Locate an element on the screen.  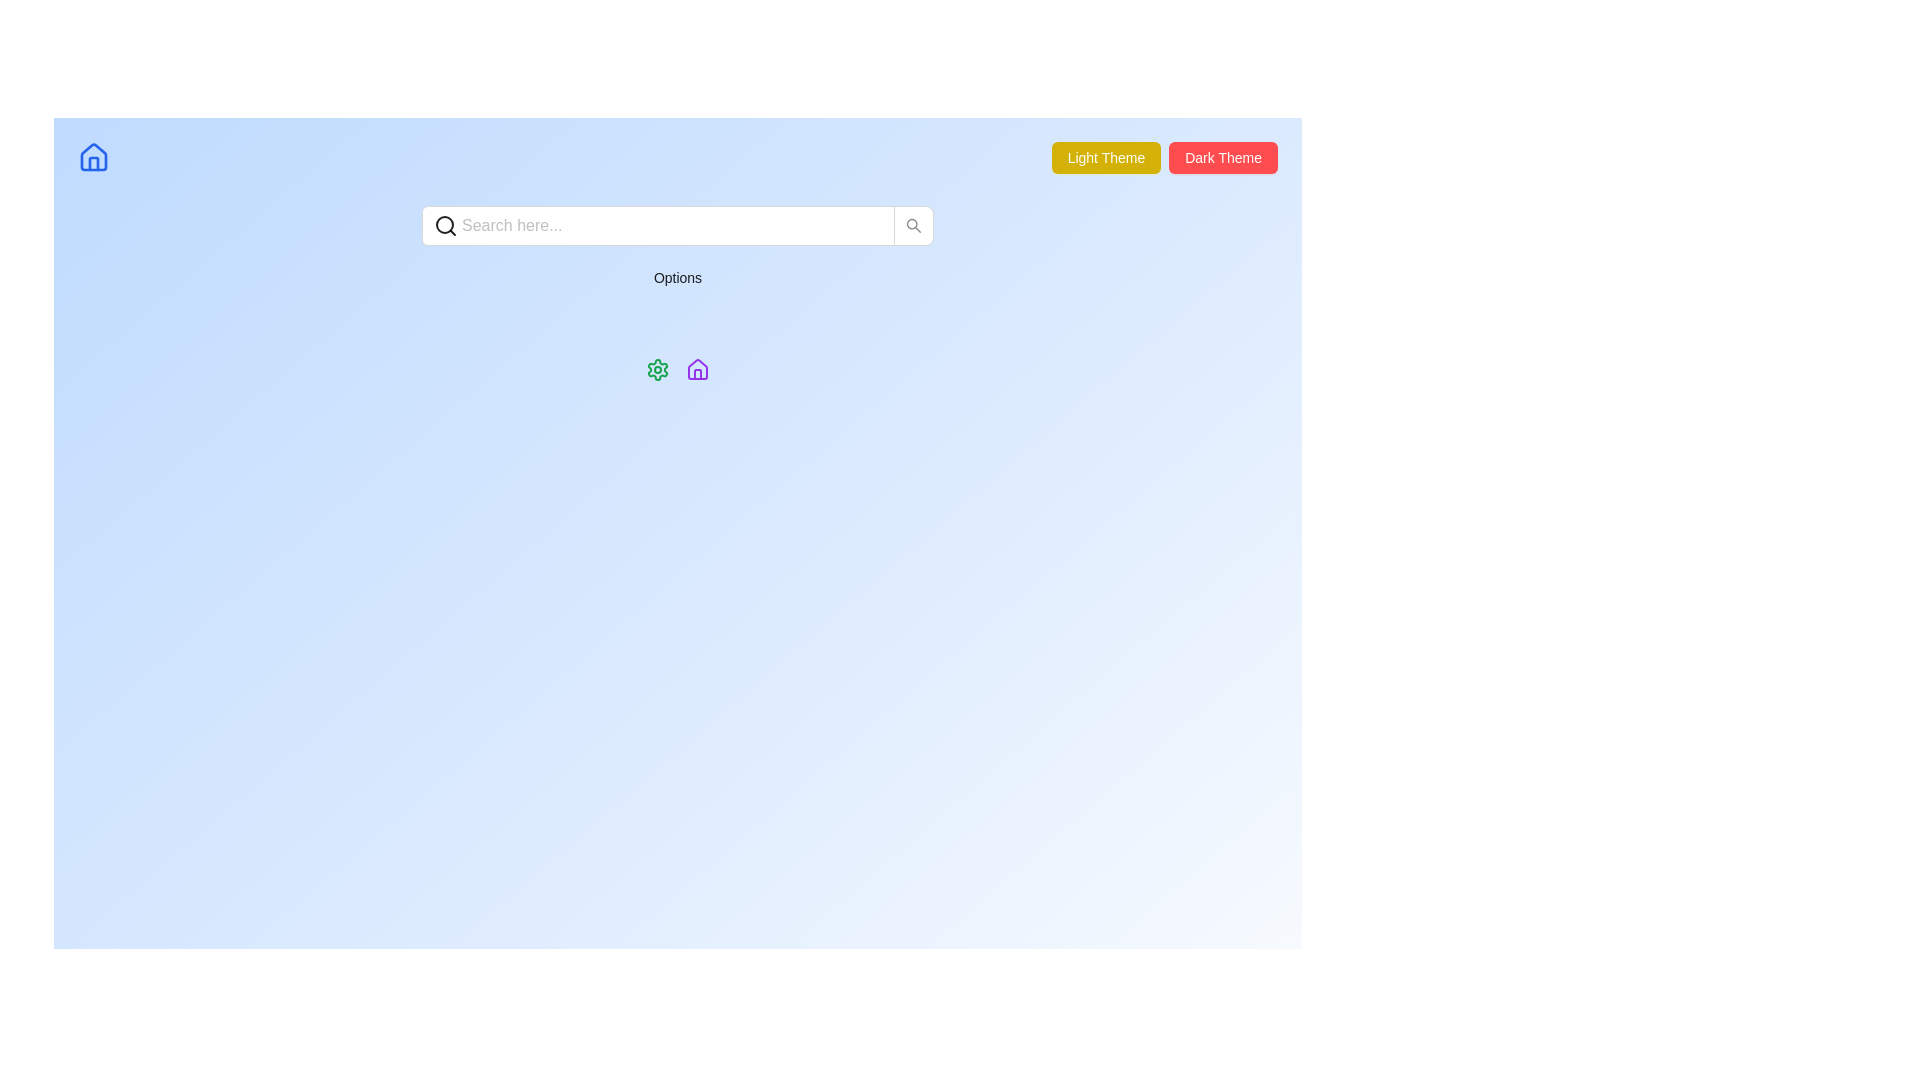
the theme switch button located at the top-right corner of the interface, adjacent to the 'Dark Theme' button is located at coordinates (1105, 157).